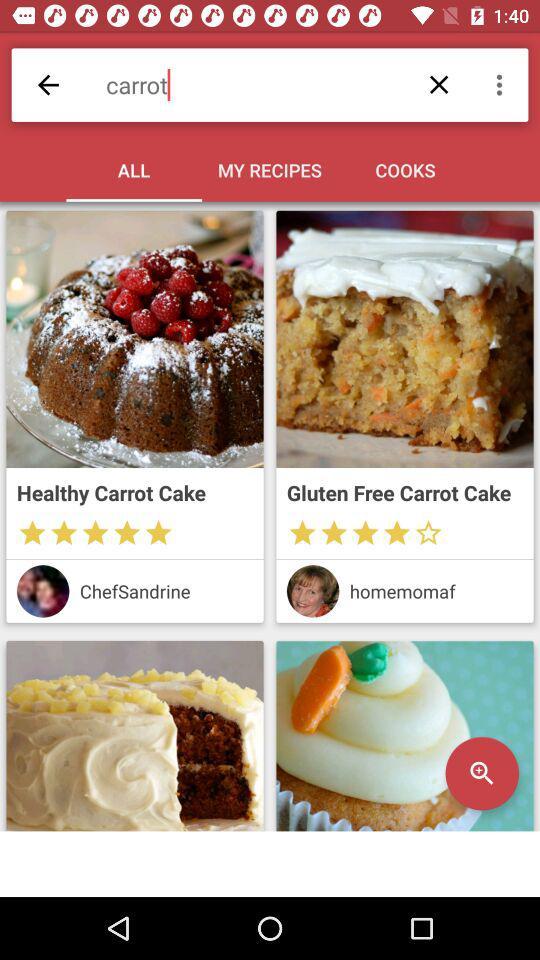 The image size is (540, 960). What do you see at coordinates (135, 735) in the screenshot?
I see `result image` at bounding box center [135, 735].